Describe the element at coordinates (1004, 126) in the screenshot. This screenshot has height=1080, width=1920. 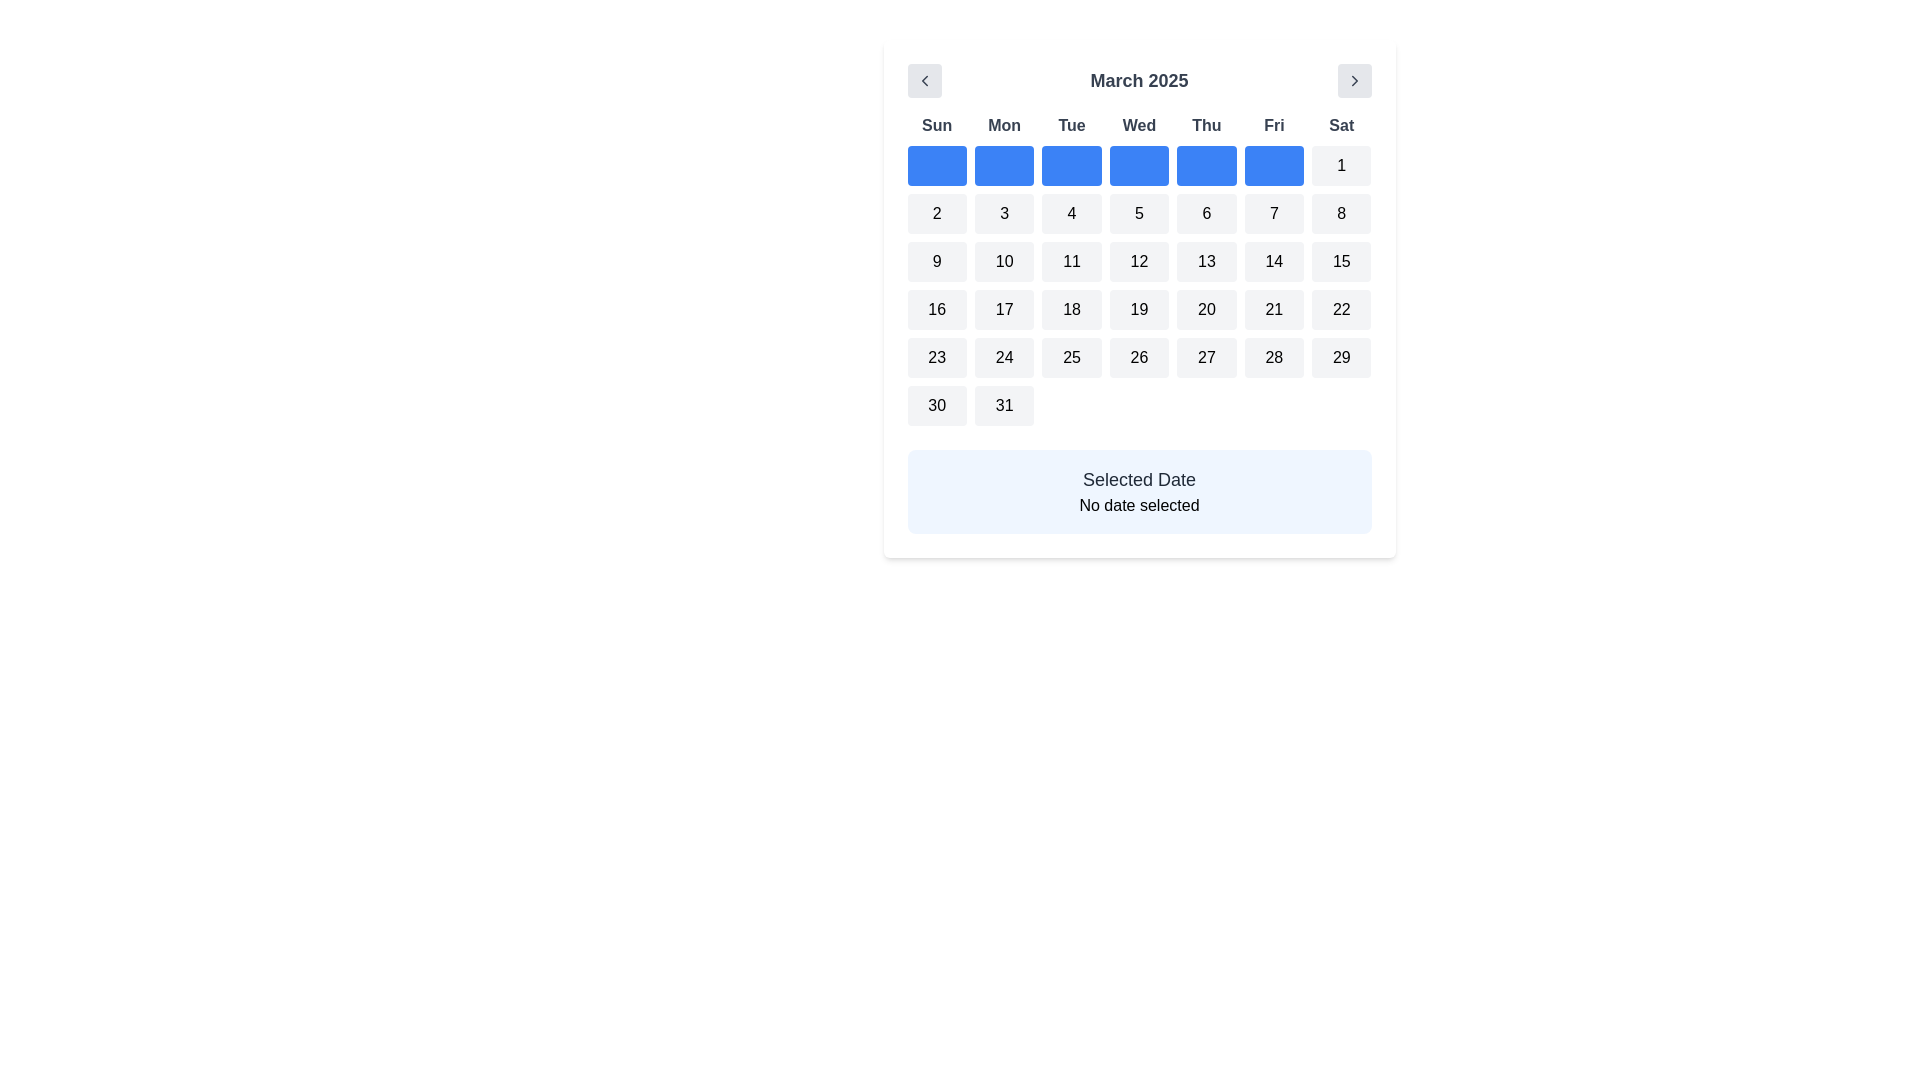
I see `the static text label displaying 'Mon', which is centrally aligned in gray font within a white background, located in the second position of the row of days in the calendar view` at that location.